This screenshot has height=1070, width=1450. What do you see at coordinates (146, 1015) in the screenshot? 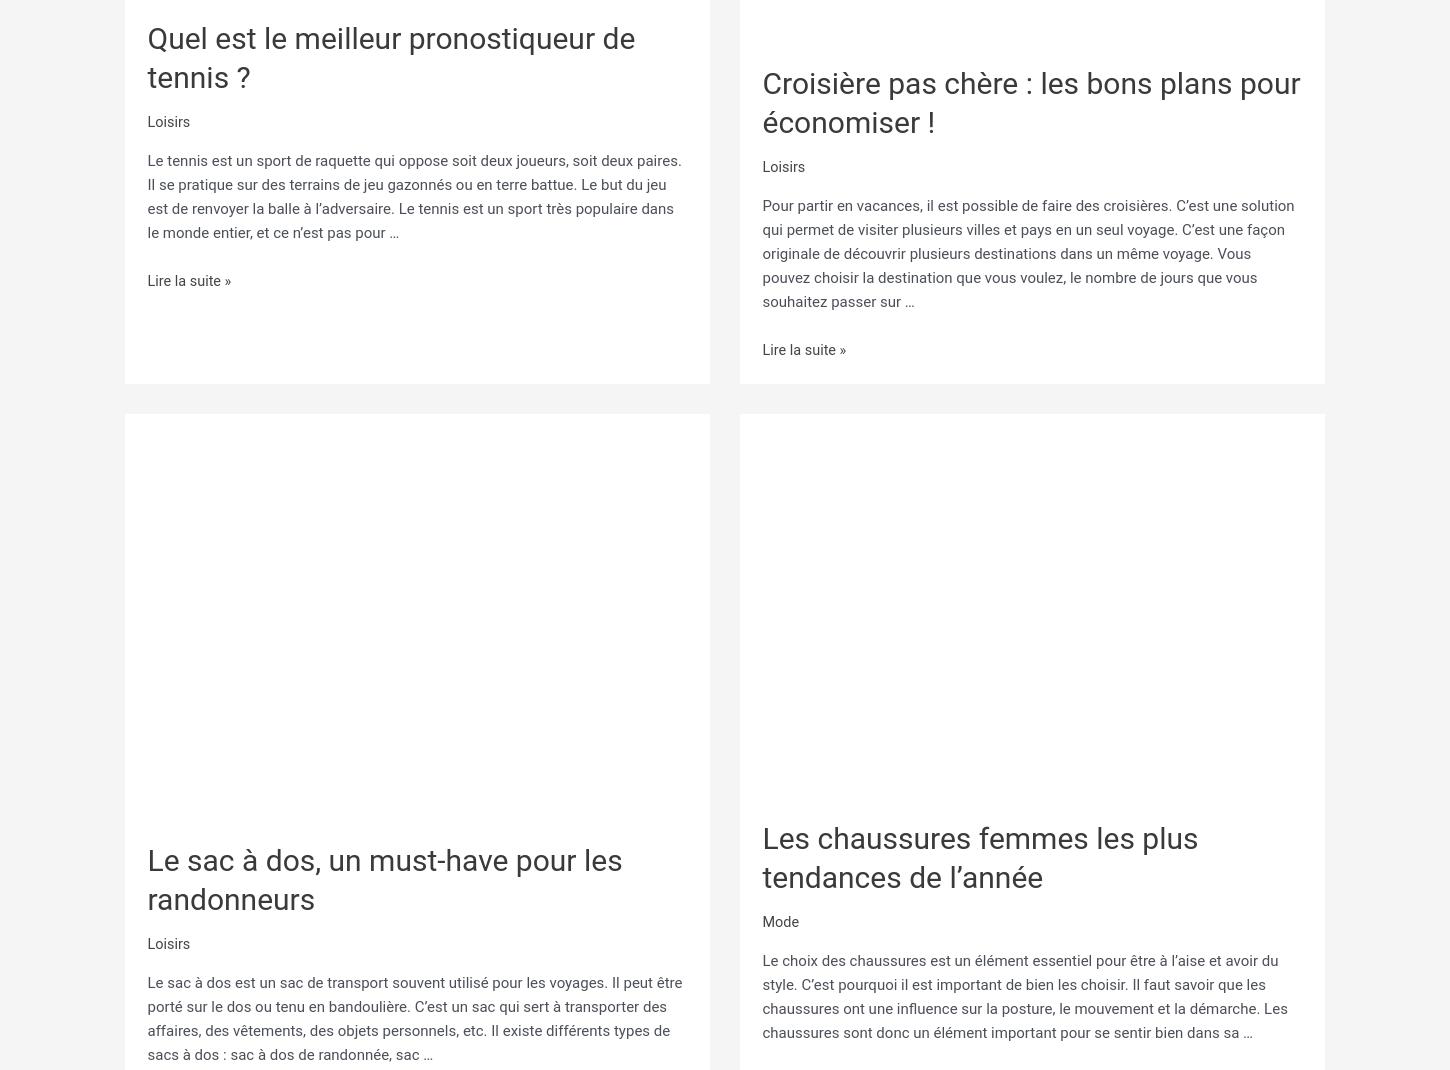
I see `'Le sac à dos est un sac de transport souvent utilisé pour les voyages. Il peut être porté sur le dos ou tenu en bandoulière. C’est un sac qui sert à transporter des affaires, des vêtements, des objets personnels, etc. Il existe différents types de sacs à dos : sac à dos de randonnée, sac …'` at bounding box center [146, 1015].